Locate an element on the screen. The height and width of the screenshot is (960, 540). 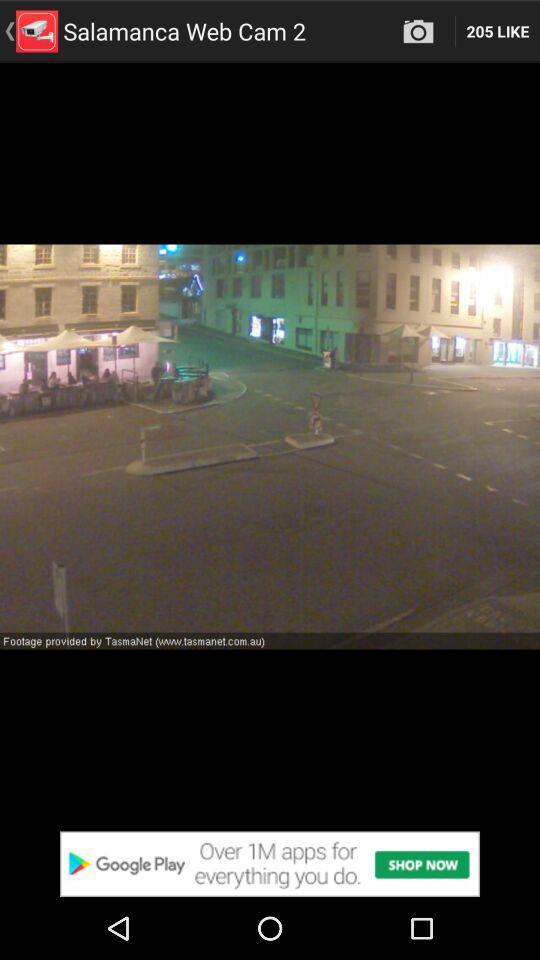
advertising link is located at coordinates (270, 863).